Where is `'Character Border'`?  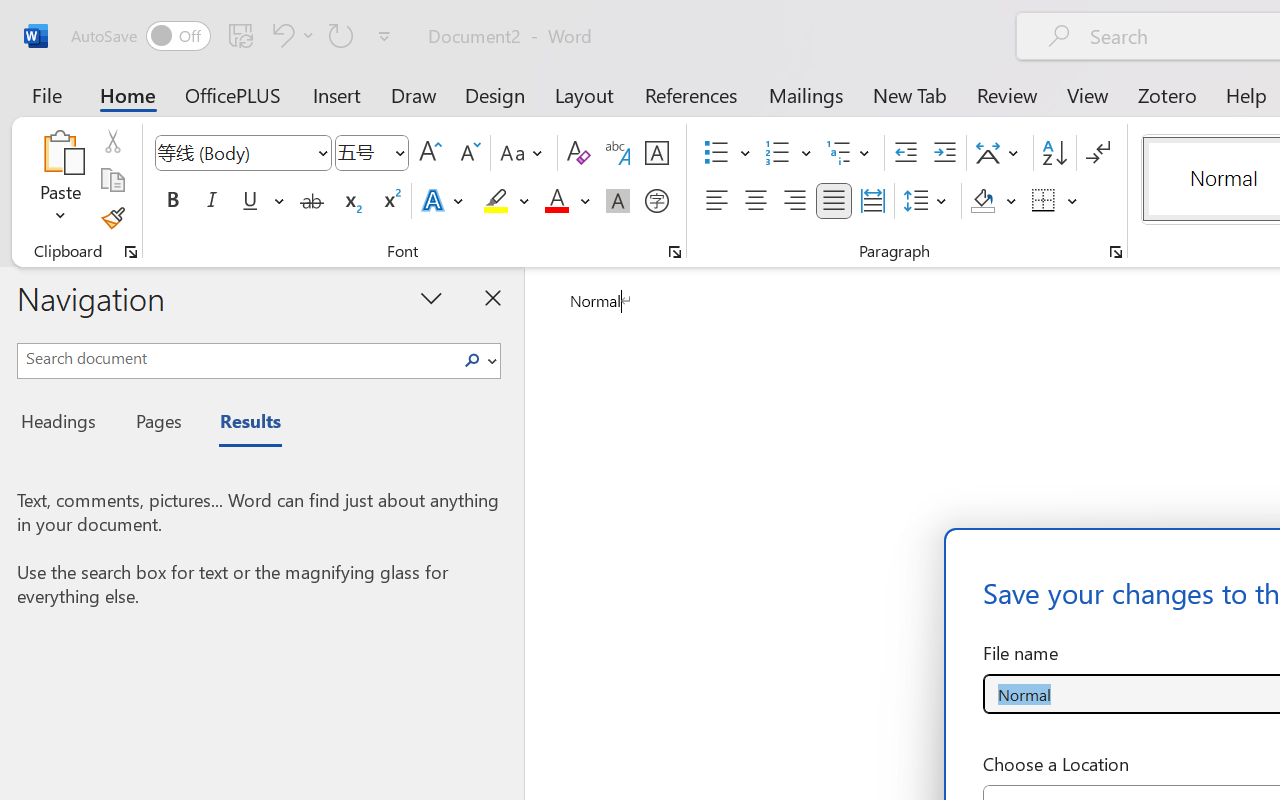
'Character Border' is located at coordinates (656, 153).